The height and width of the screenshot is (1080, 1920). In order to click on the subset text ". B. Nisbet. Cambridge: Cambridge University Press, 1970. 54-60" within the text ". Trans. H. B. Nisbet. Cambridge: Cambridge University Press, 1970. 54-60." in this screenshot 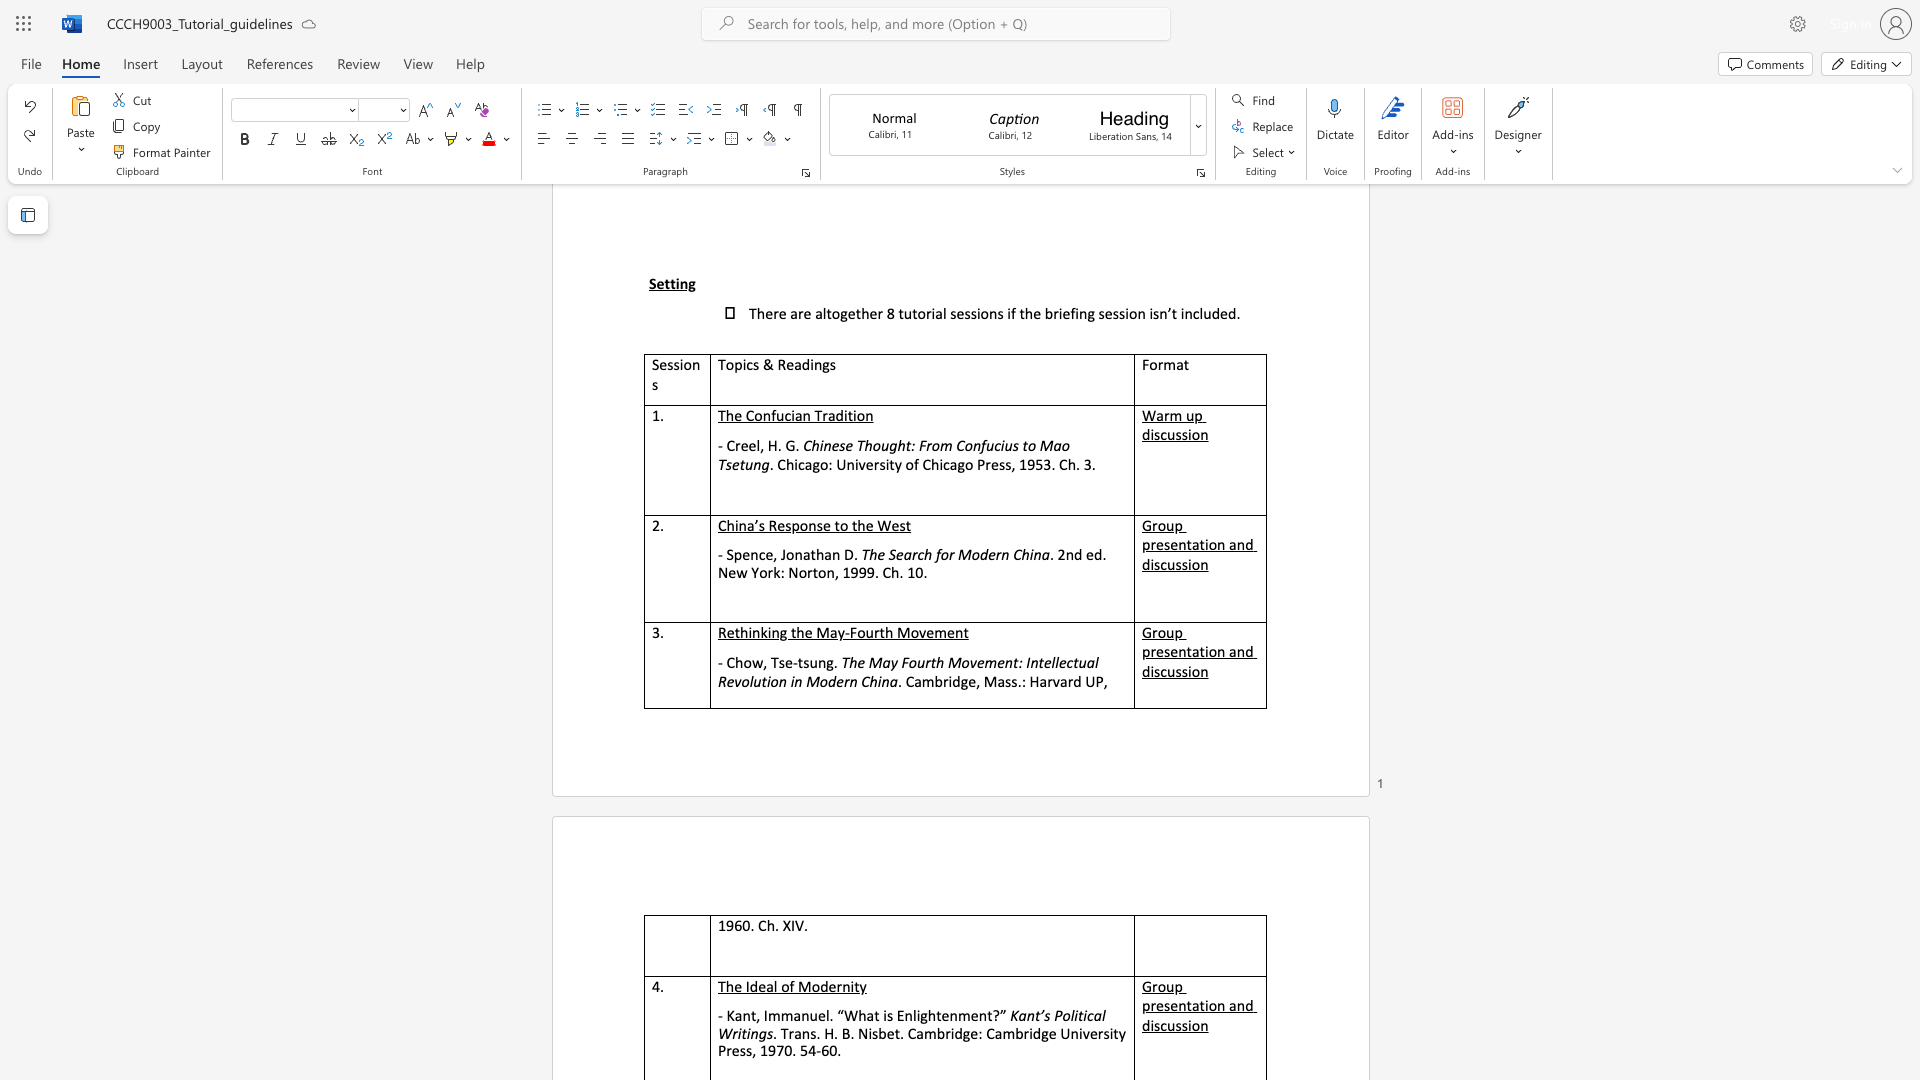, I will do `click(834, 1033)`.